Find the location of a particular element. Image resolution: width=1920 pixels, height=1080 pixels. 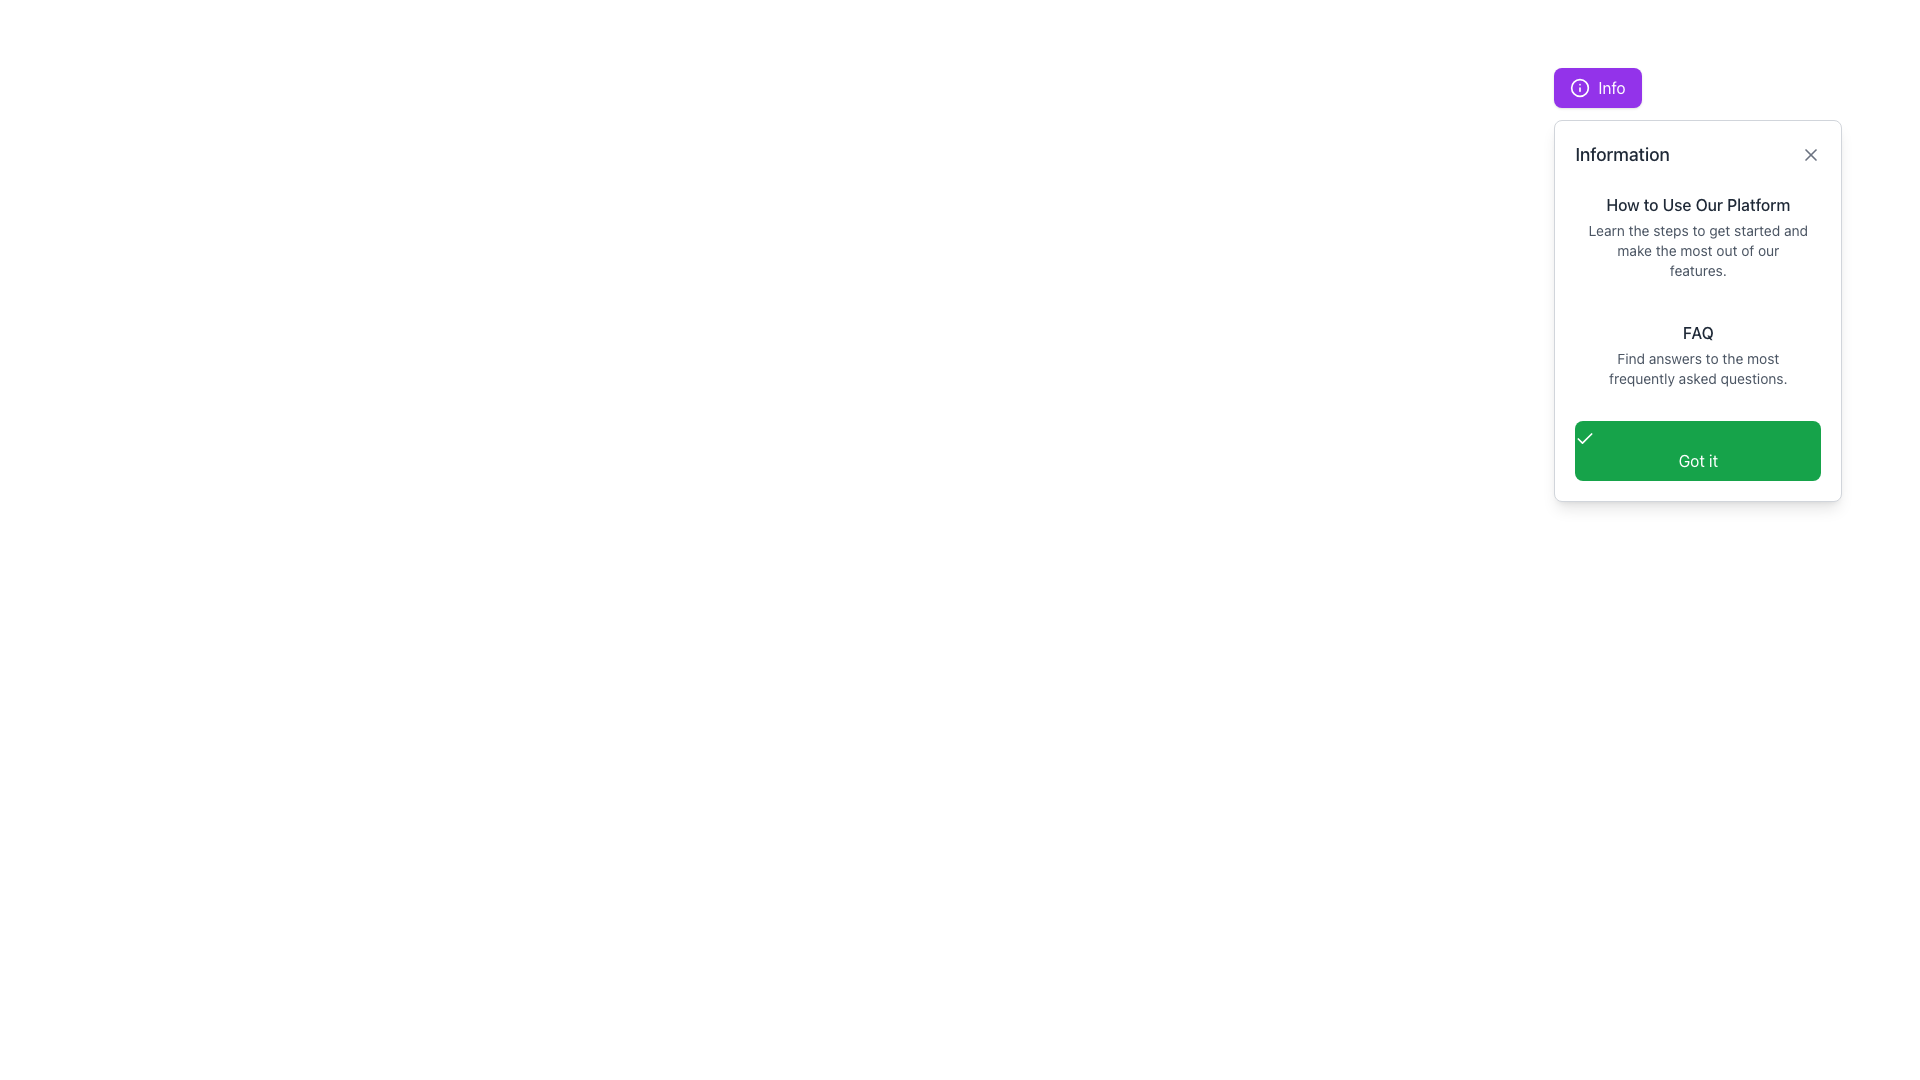

the confirmation button located at the bottom of the white pop-up panel to acknowledge or dismiss the information presented is located at coordinates (1697, 451).